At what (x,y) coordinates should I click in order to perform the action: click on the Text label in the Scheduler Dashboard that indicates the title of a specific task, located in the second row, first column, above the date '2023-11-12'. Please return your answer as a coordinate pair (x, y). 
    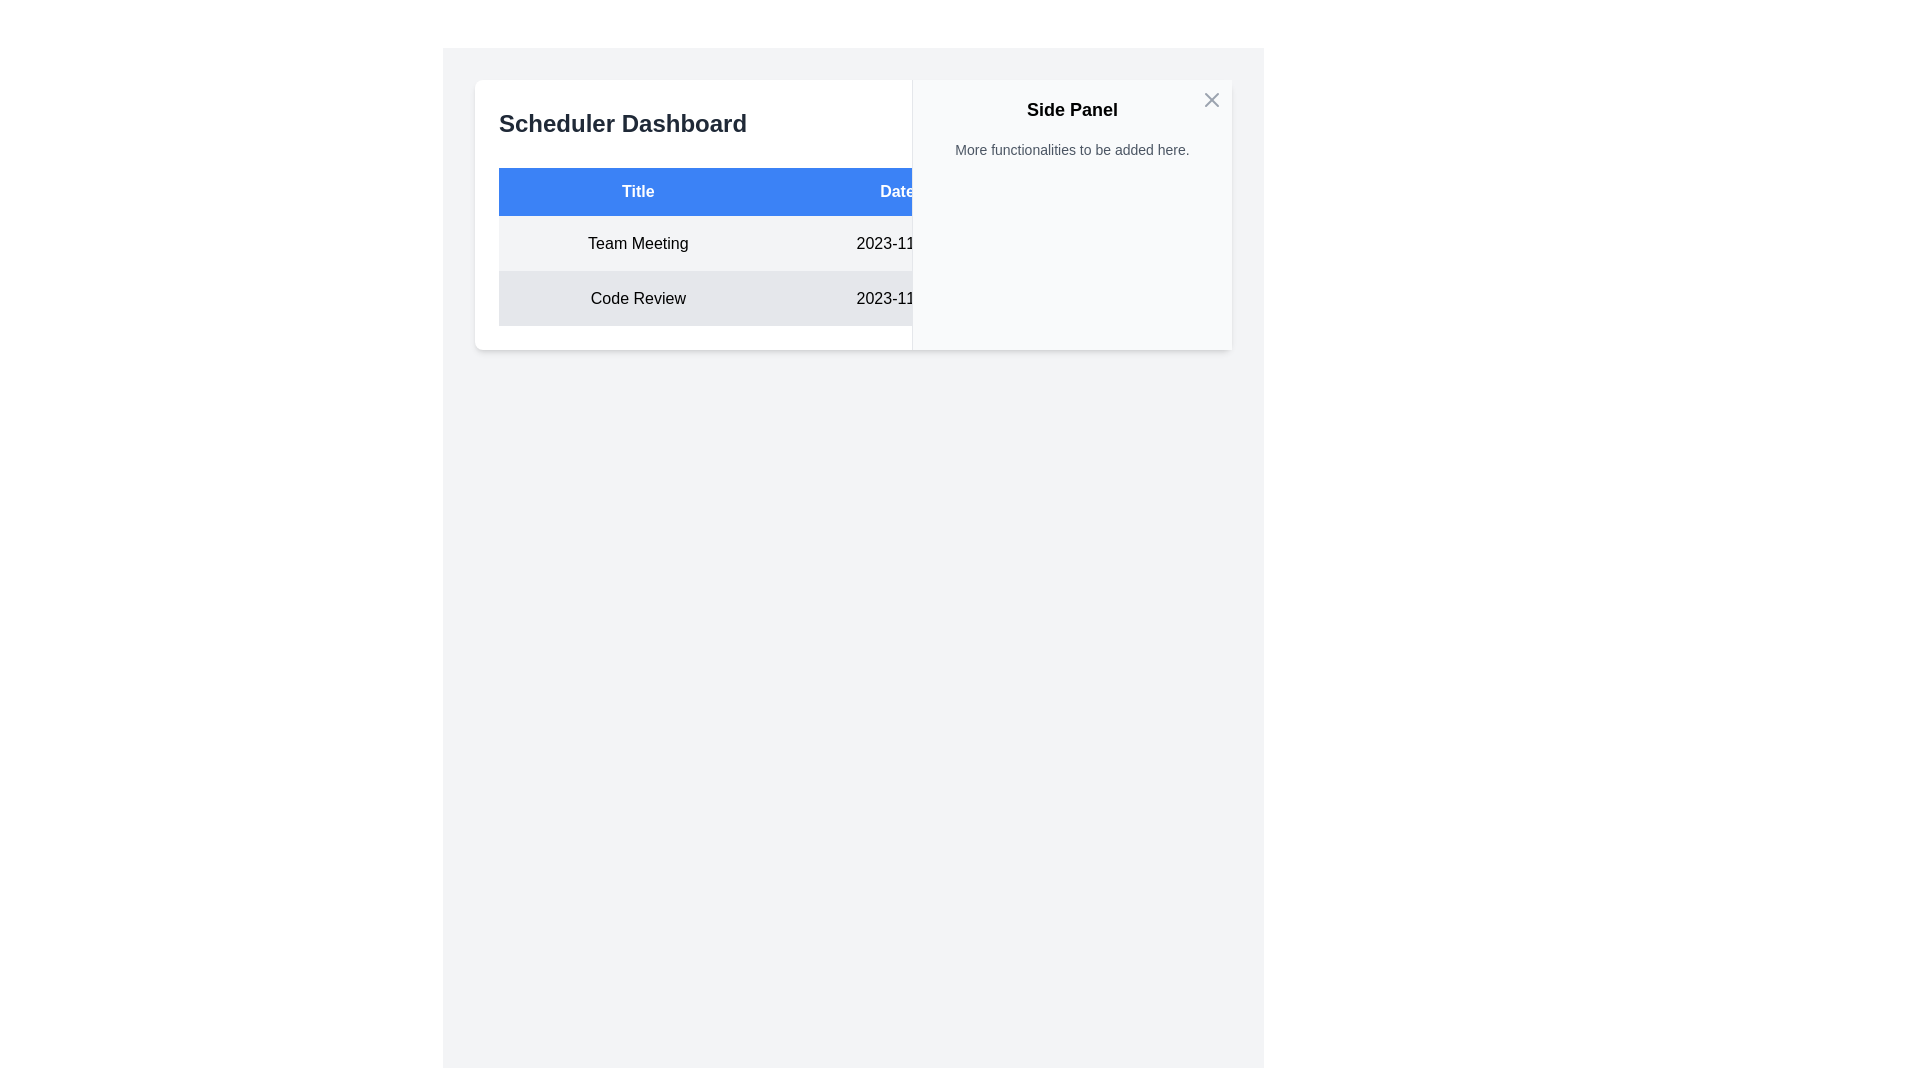
    Looking at the image, I should click on (637, 298).